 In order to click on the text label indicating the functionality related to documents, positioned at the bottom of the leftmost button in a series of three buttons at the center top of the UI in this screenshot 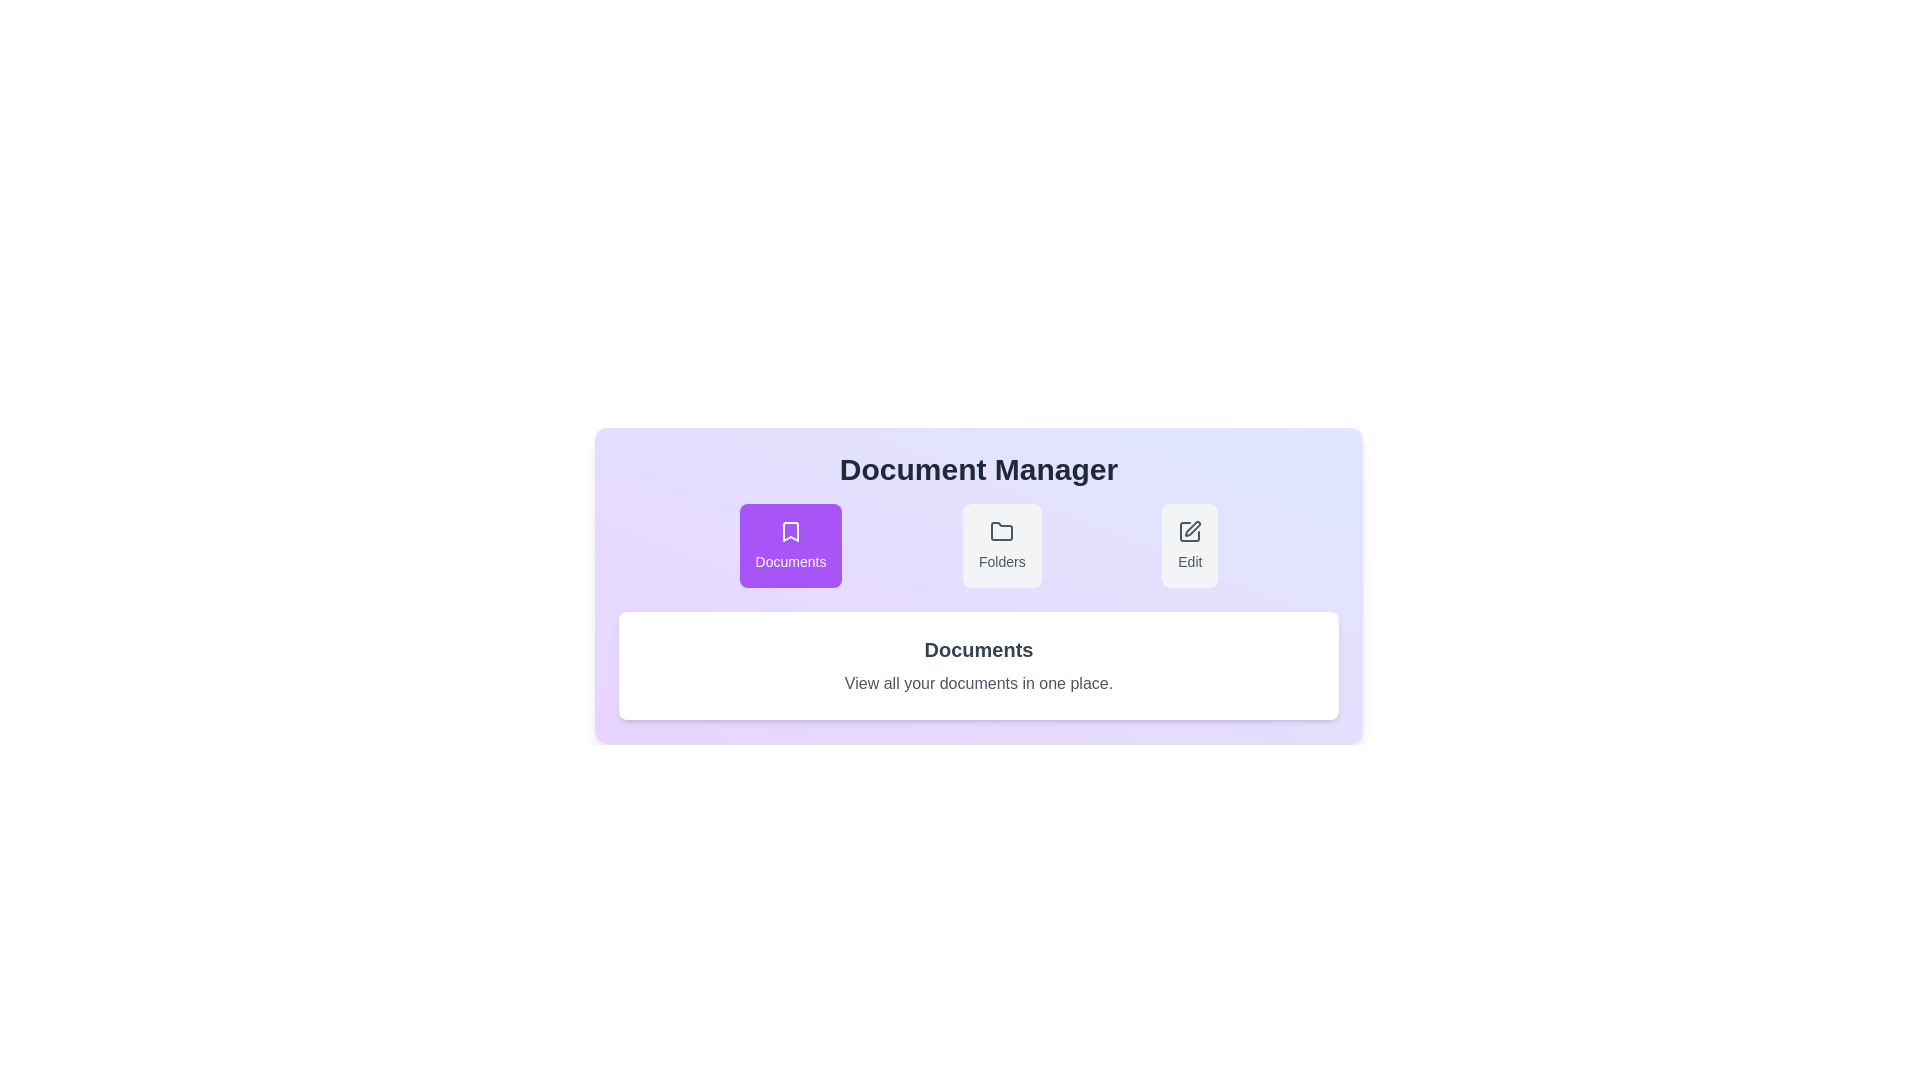, I will do `click(790, 562)`.